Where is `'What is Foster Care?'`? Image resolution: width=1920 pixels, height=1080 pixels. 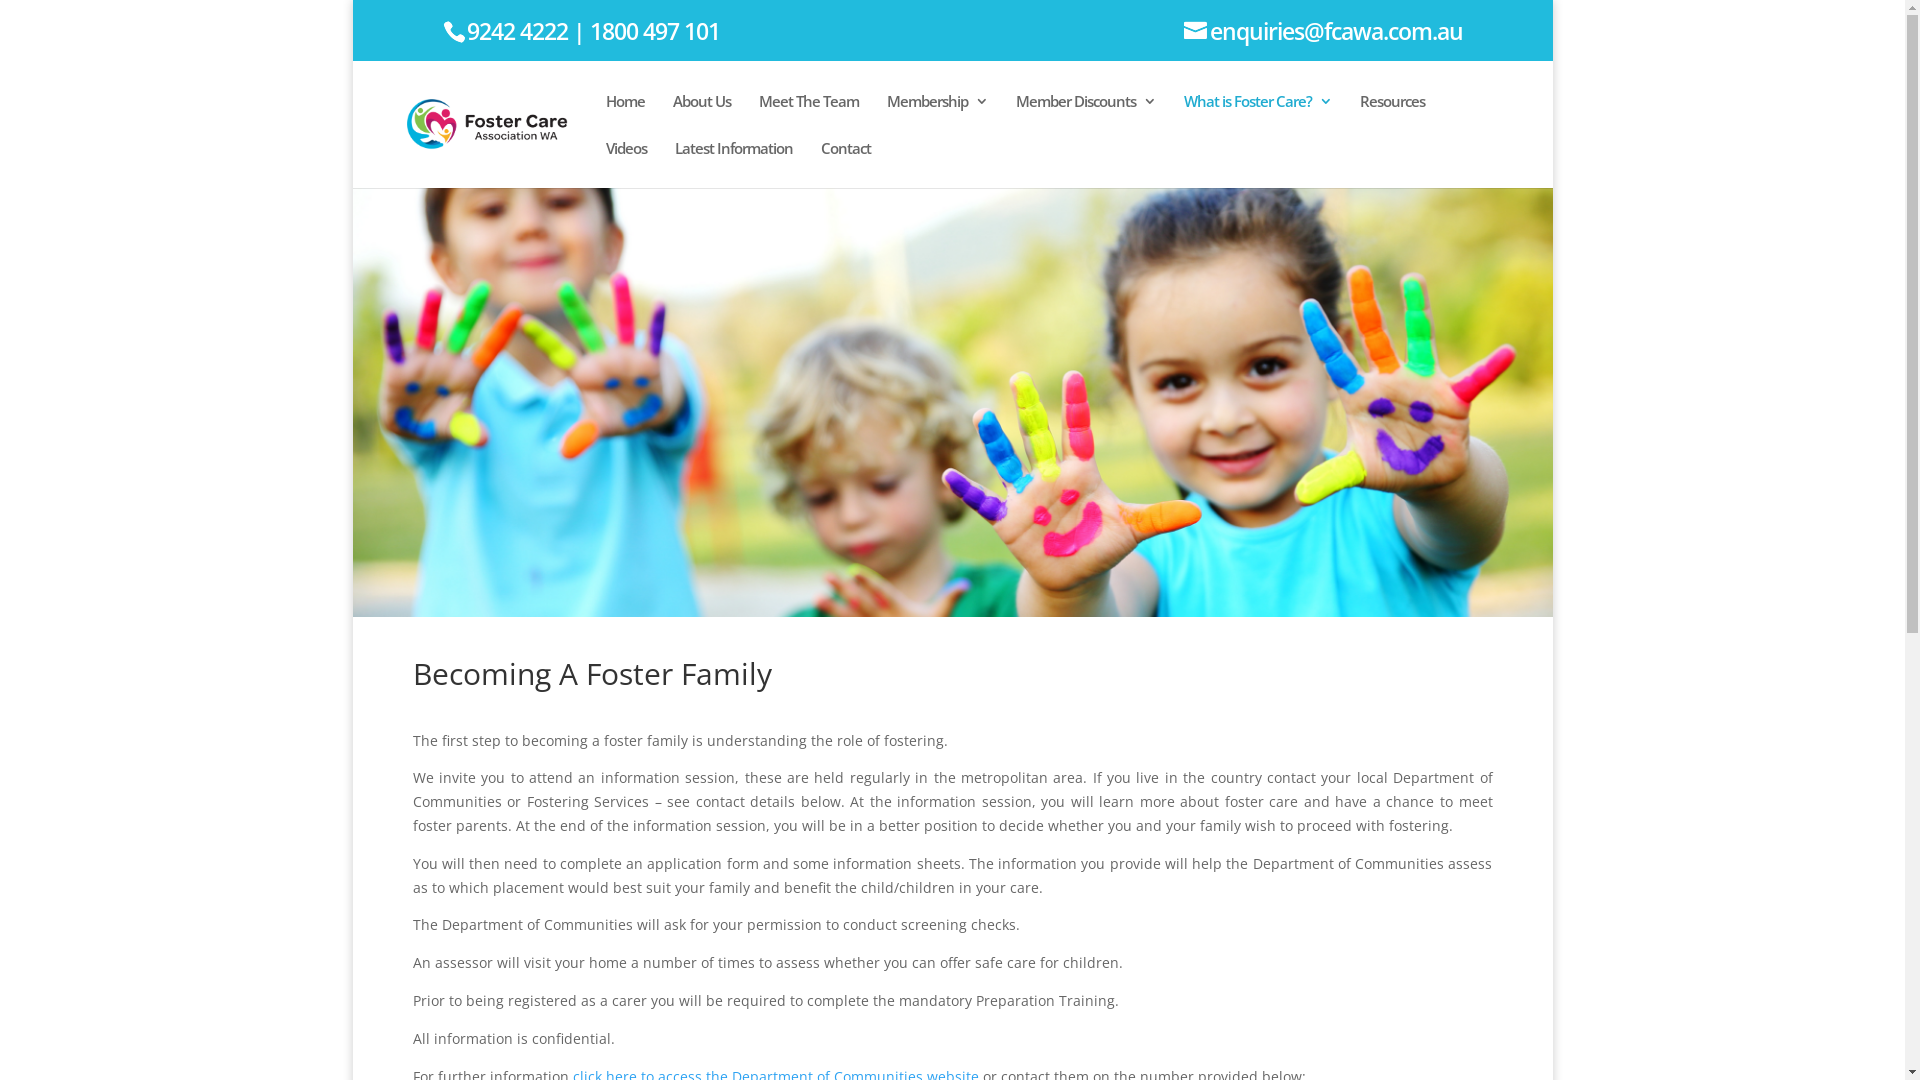 'What is Foster Care?' is located at coordinates (1256, 117).